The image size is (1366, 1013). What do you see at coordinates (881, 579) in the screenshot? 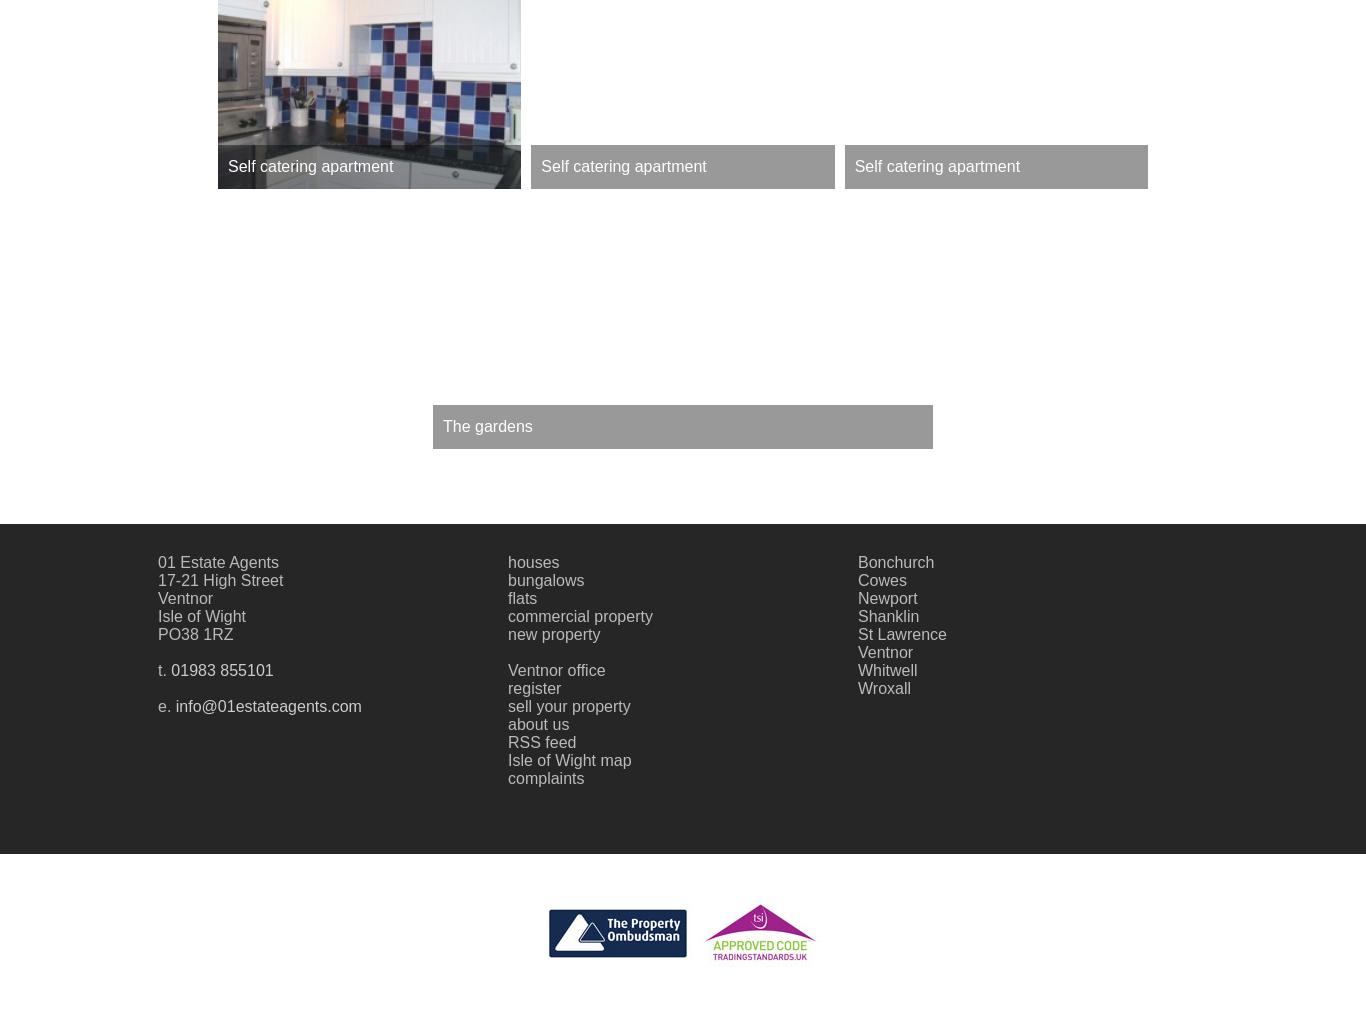
I see `'Cowes'` at bounding box center [881, 579].